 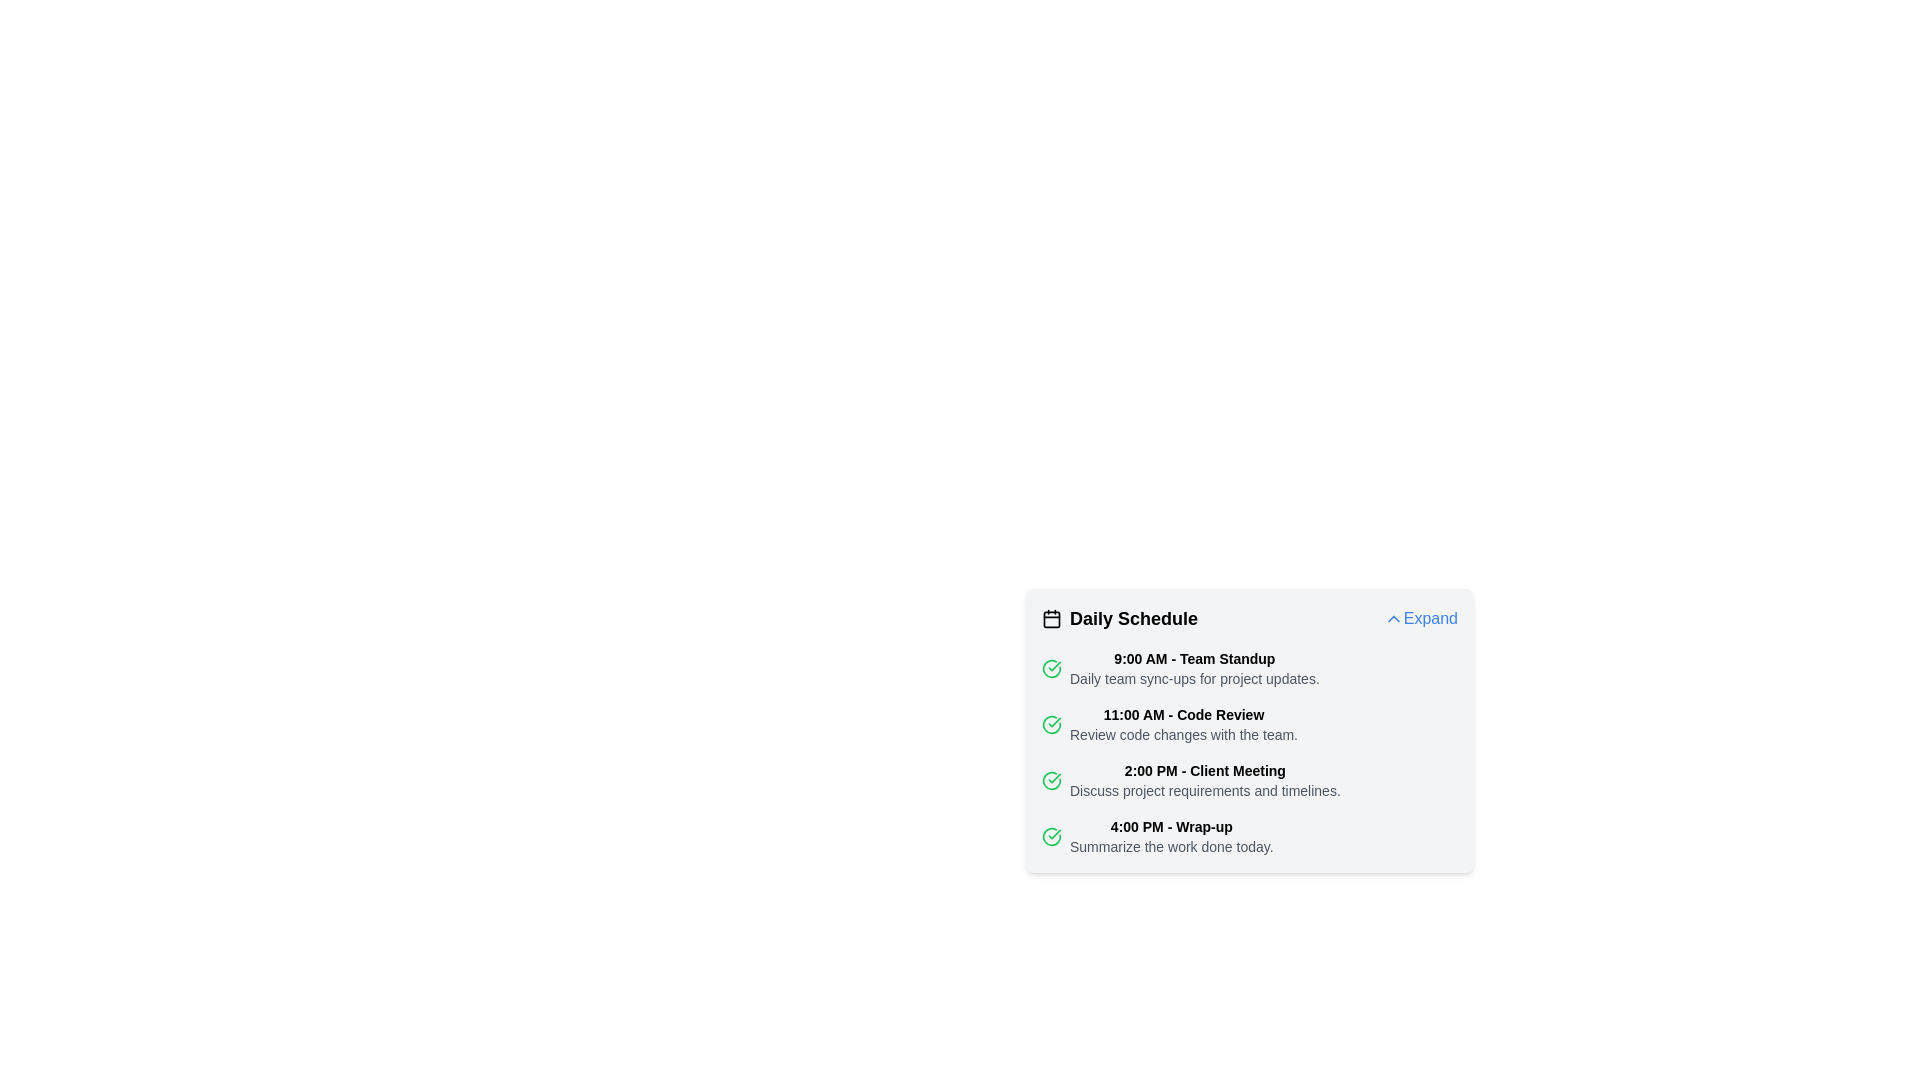 I want to click on the bold text label displaying '11:00 AM - Code Review', which is the second entry in the schedule layout, positioned between '9:00 AM - Team Standup' and '2:00 PM - Client Meeting', so click(x=1184, y=713).